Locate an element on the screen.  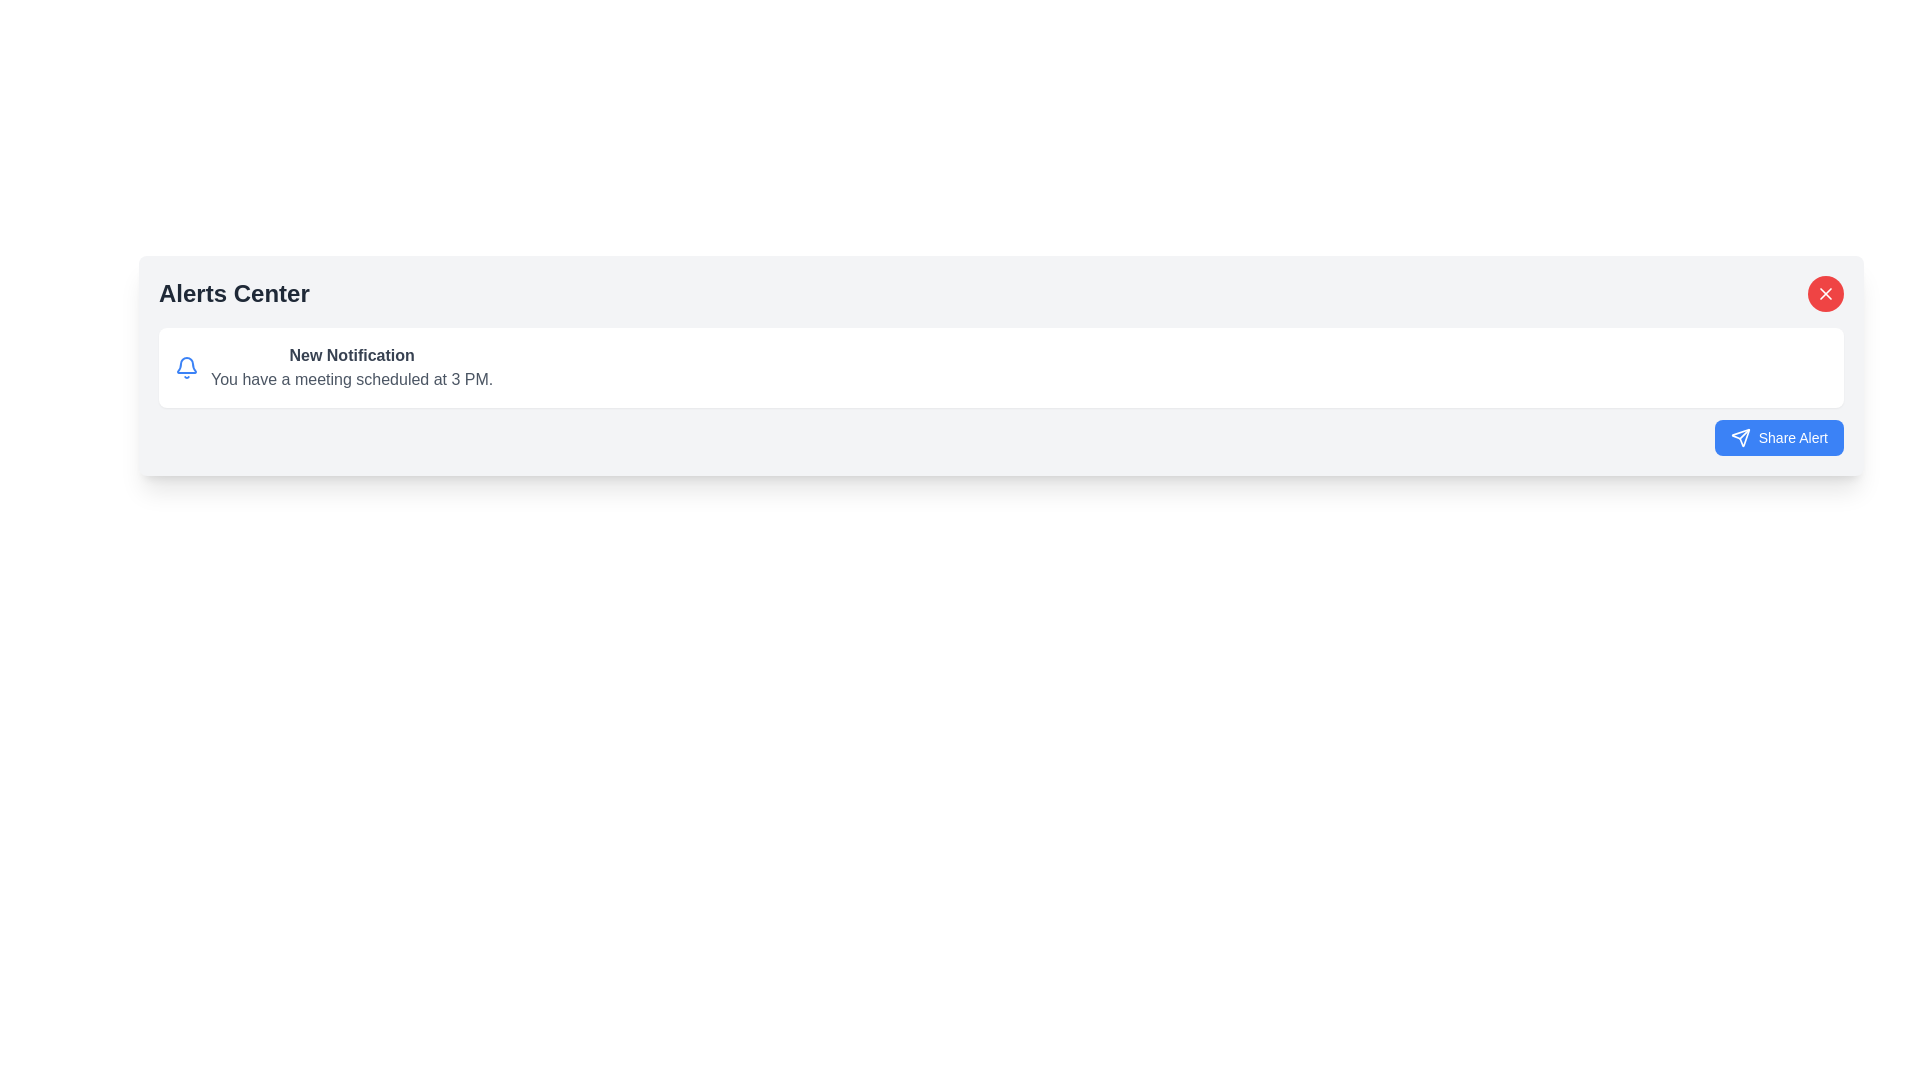
the 'New Notification' text display component located in the 'Alerts Center' area, which shows a bolded title and a descriptive text, to check for interactive functionality is located at coordinates (352, 367).